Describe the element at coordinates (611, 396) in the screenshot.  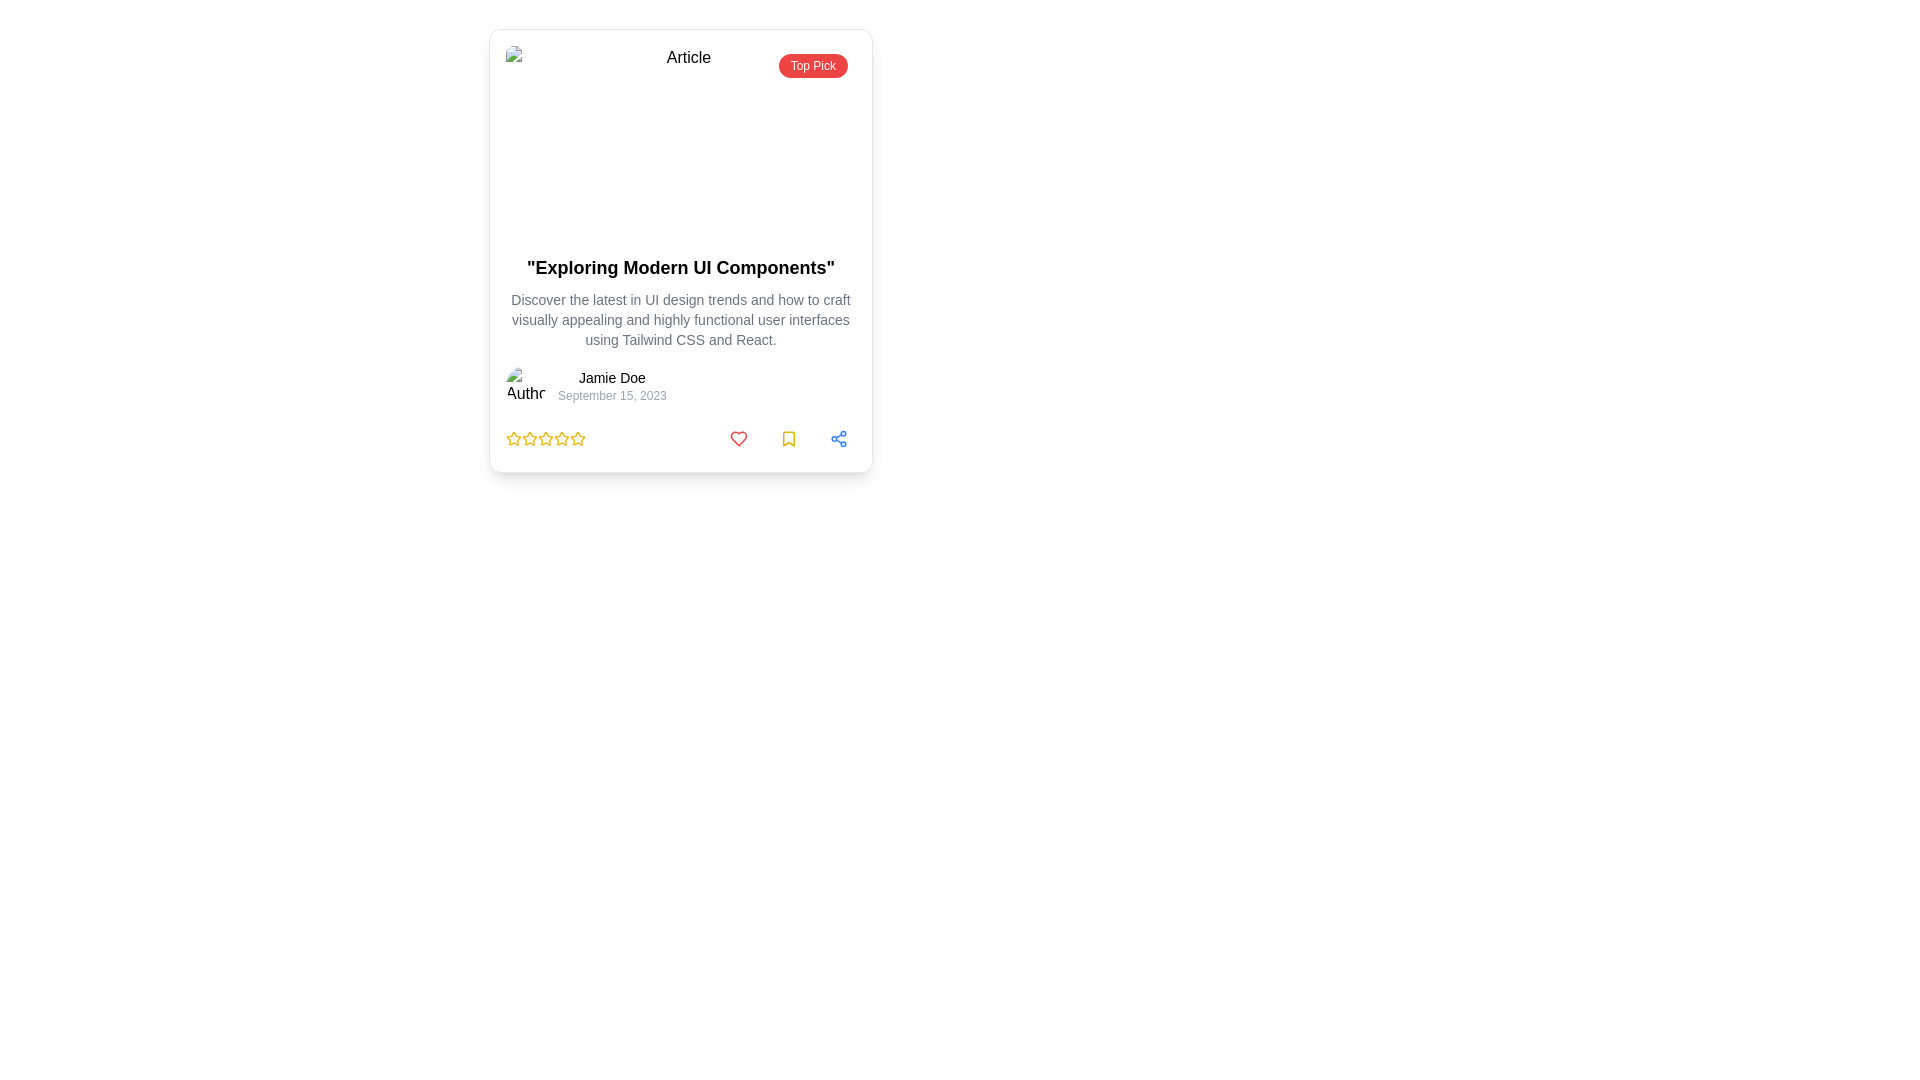
I see `text label displaying the publication date of the article, which is located directly below the author's name 'Jamie Doe' in the bottom-left quadrant of the card interface` at that location.